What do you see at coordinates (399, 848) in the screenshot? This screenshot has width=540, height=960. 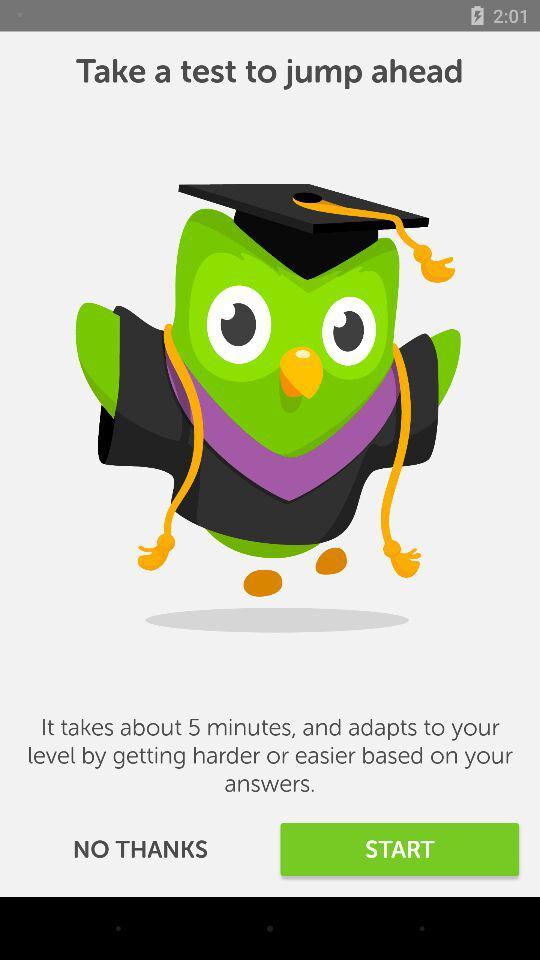 I see `item next to the no thanks icon` at bounding box center [399, 848].